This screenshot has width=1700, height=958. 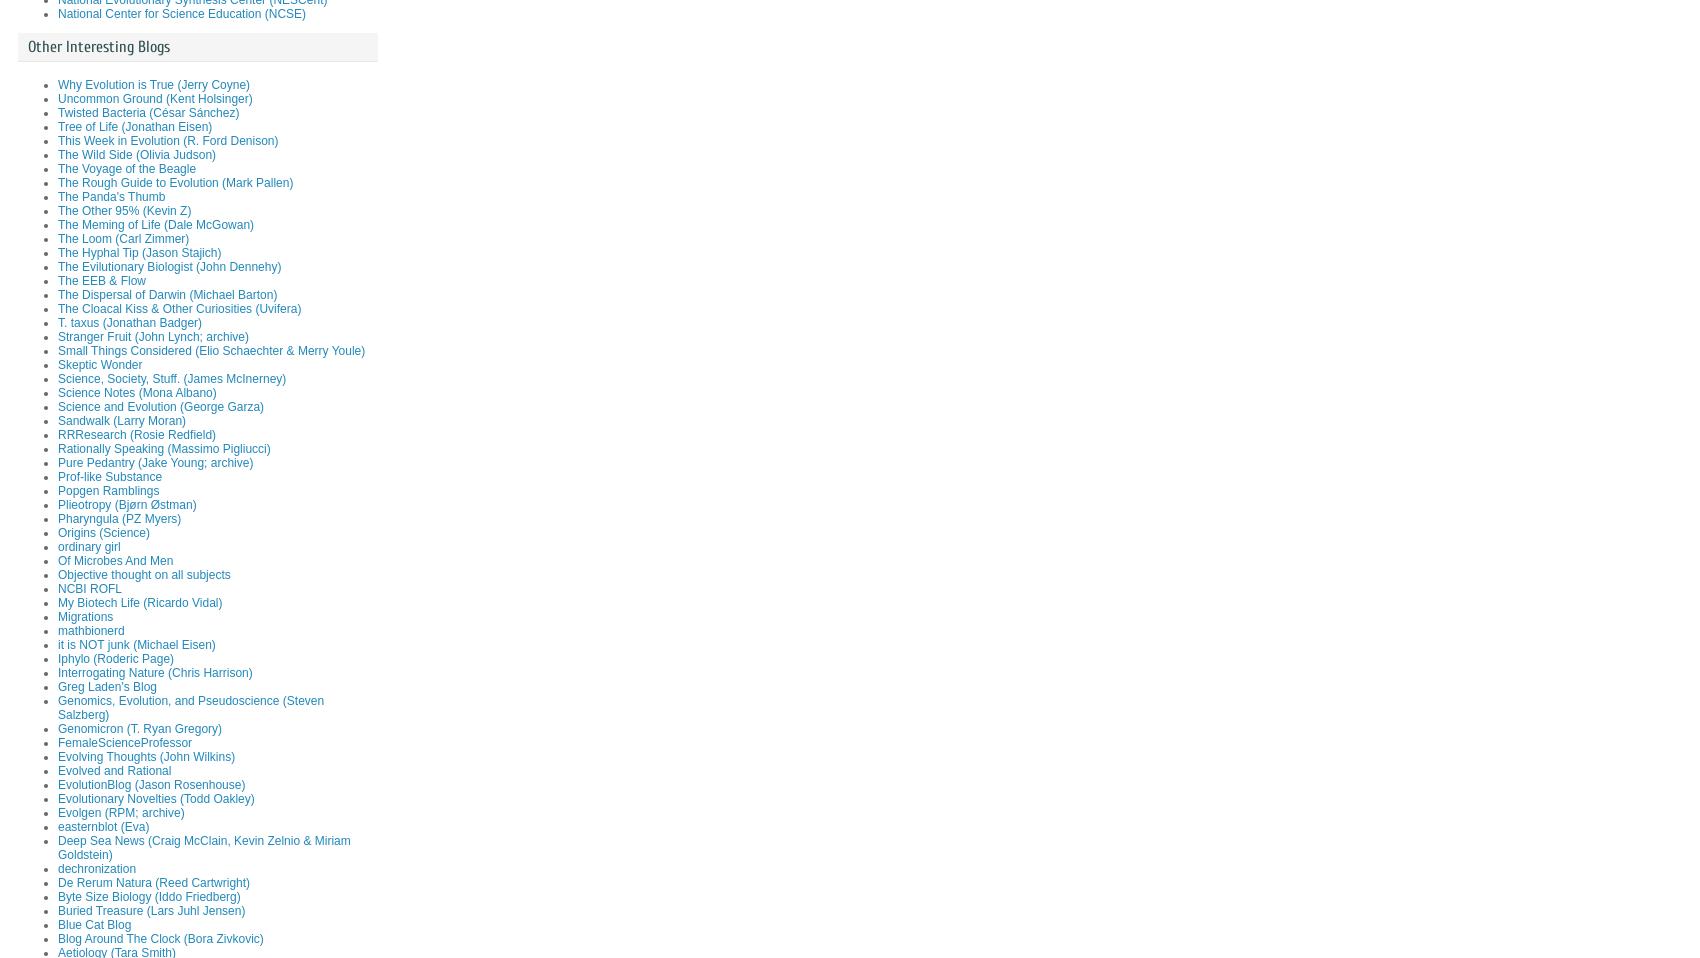 What do you see at coordinates (98, 46) in the screenshot?
I see `'Other Interesting Blogs'` at bounding box center [98, 46].